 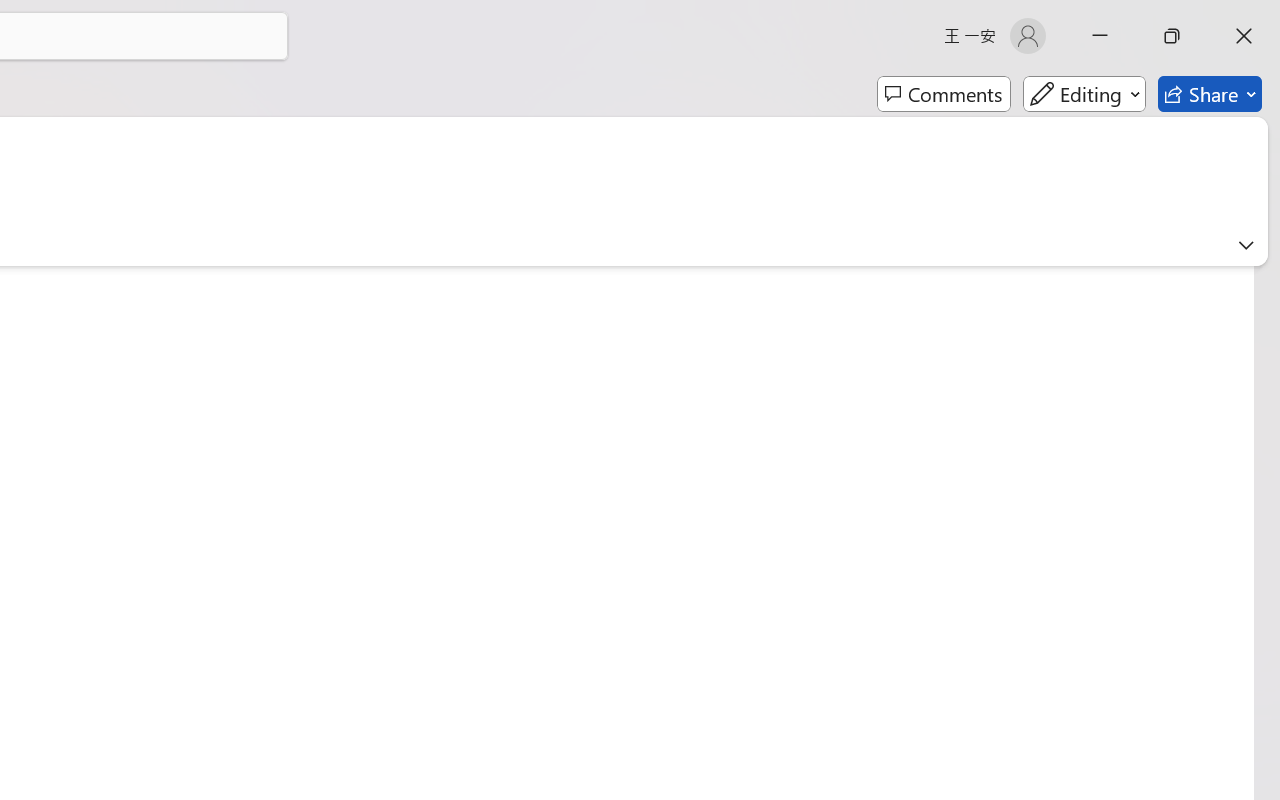 What do you see at coordinates (1099, 35) in the screenshot?
I see `'Minimize'` at bounding box center [1099, 35].